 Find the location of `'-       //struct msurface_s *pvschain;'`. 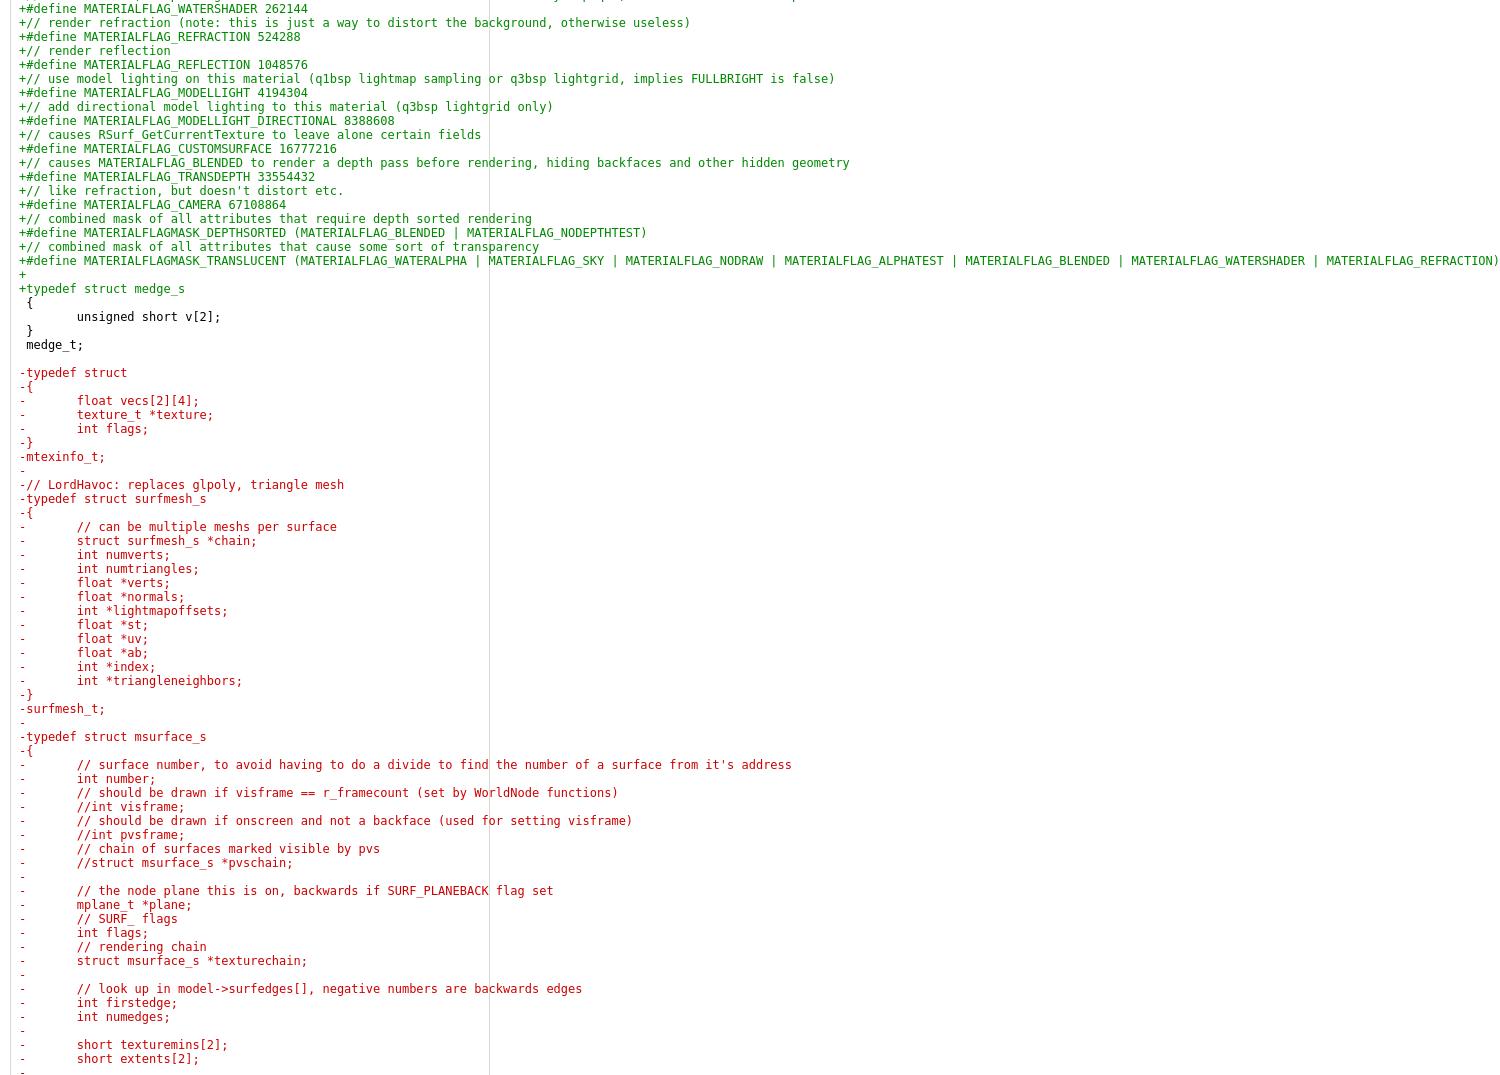

'-       //struct msurface_s *pvschain;' is located at coordinates (156, 863).